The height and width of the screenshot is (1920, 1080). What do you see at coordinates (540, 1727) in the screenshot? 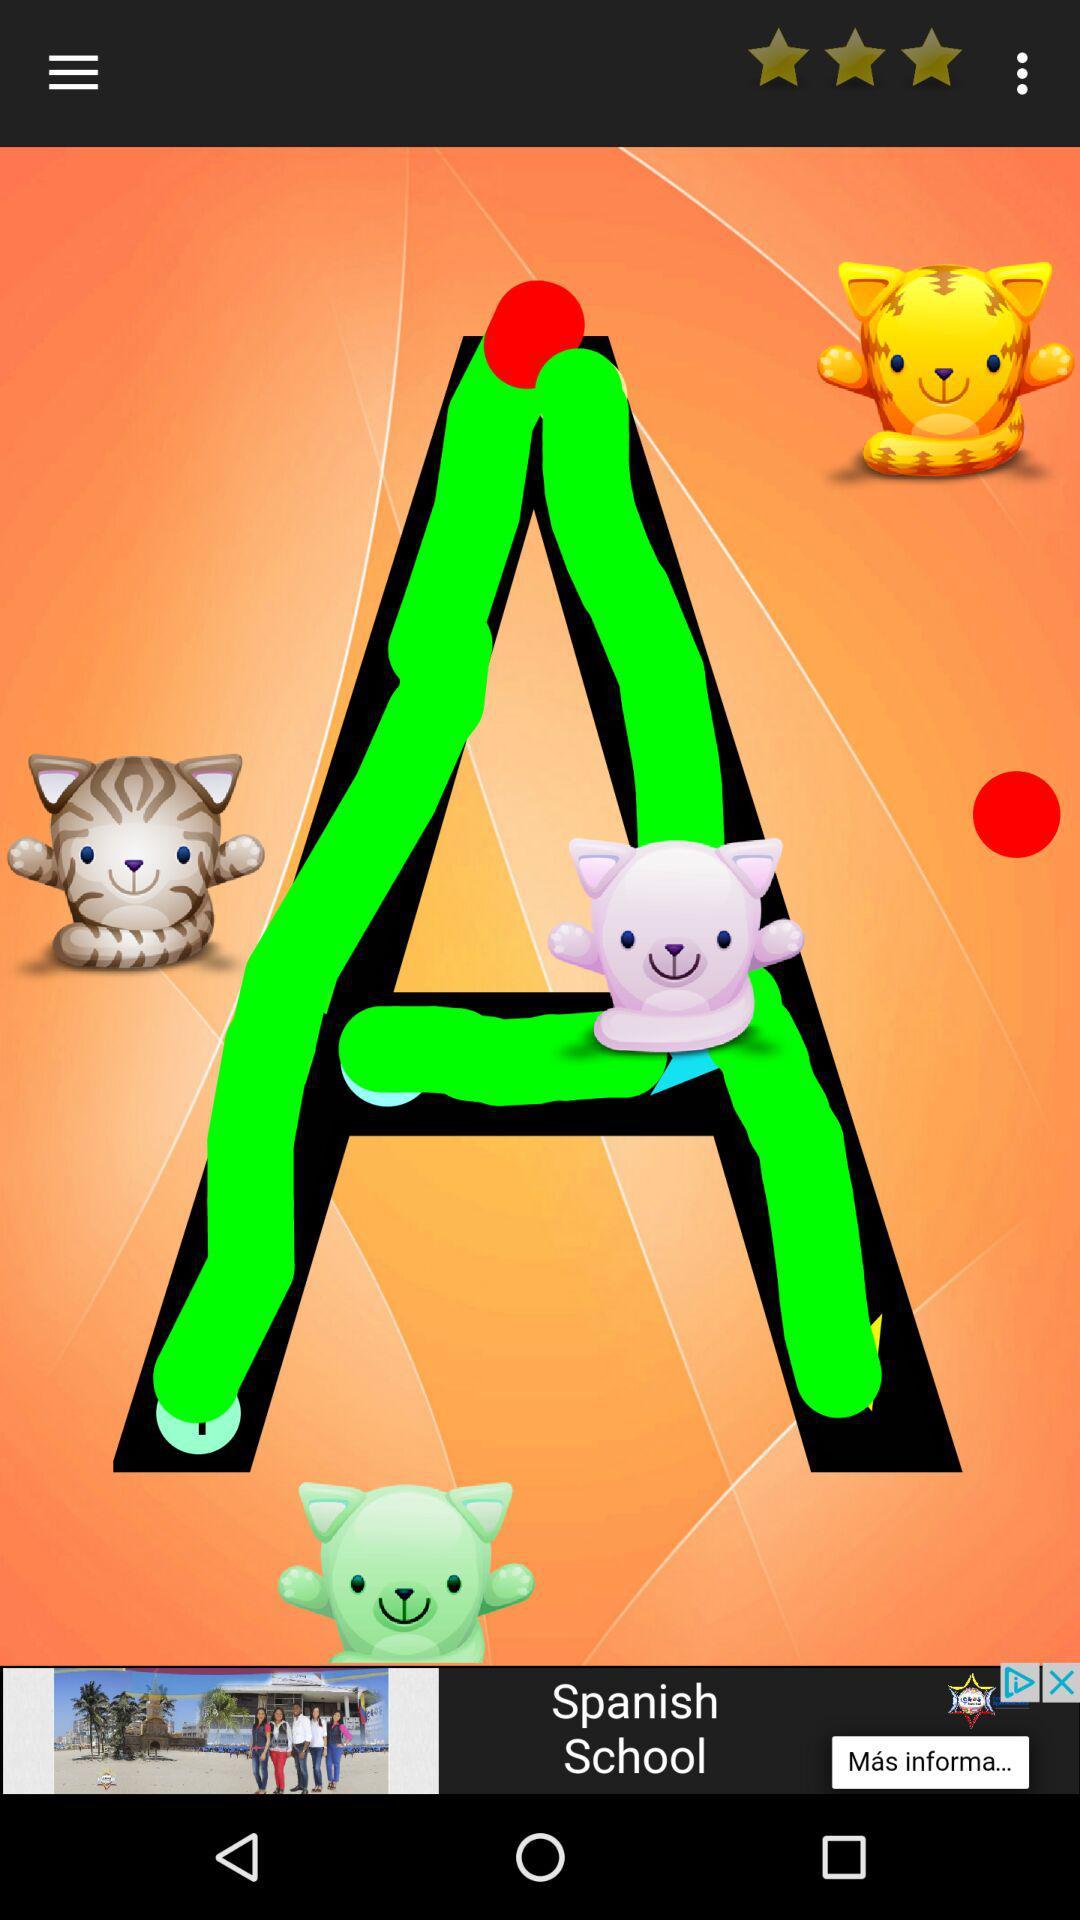
I see `adsence` at bounding box center [540, 1727].